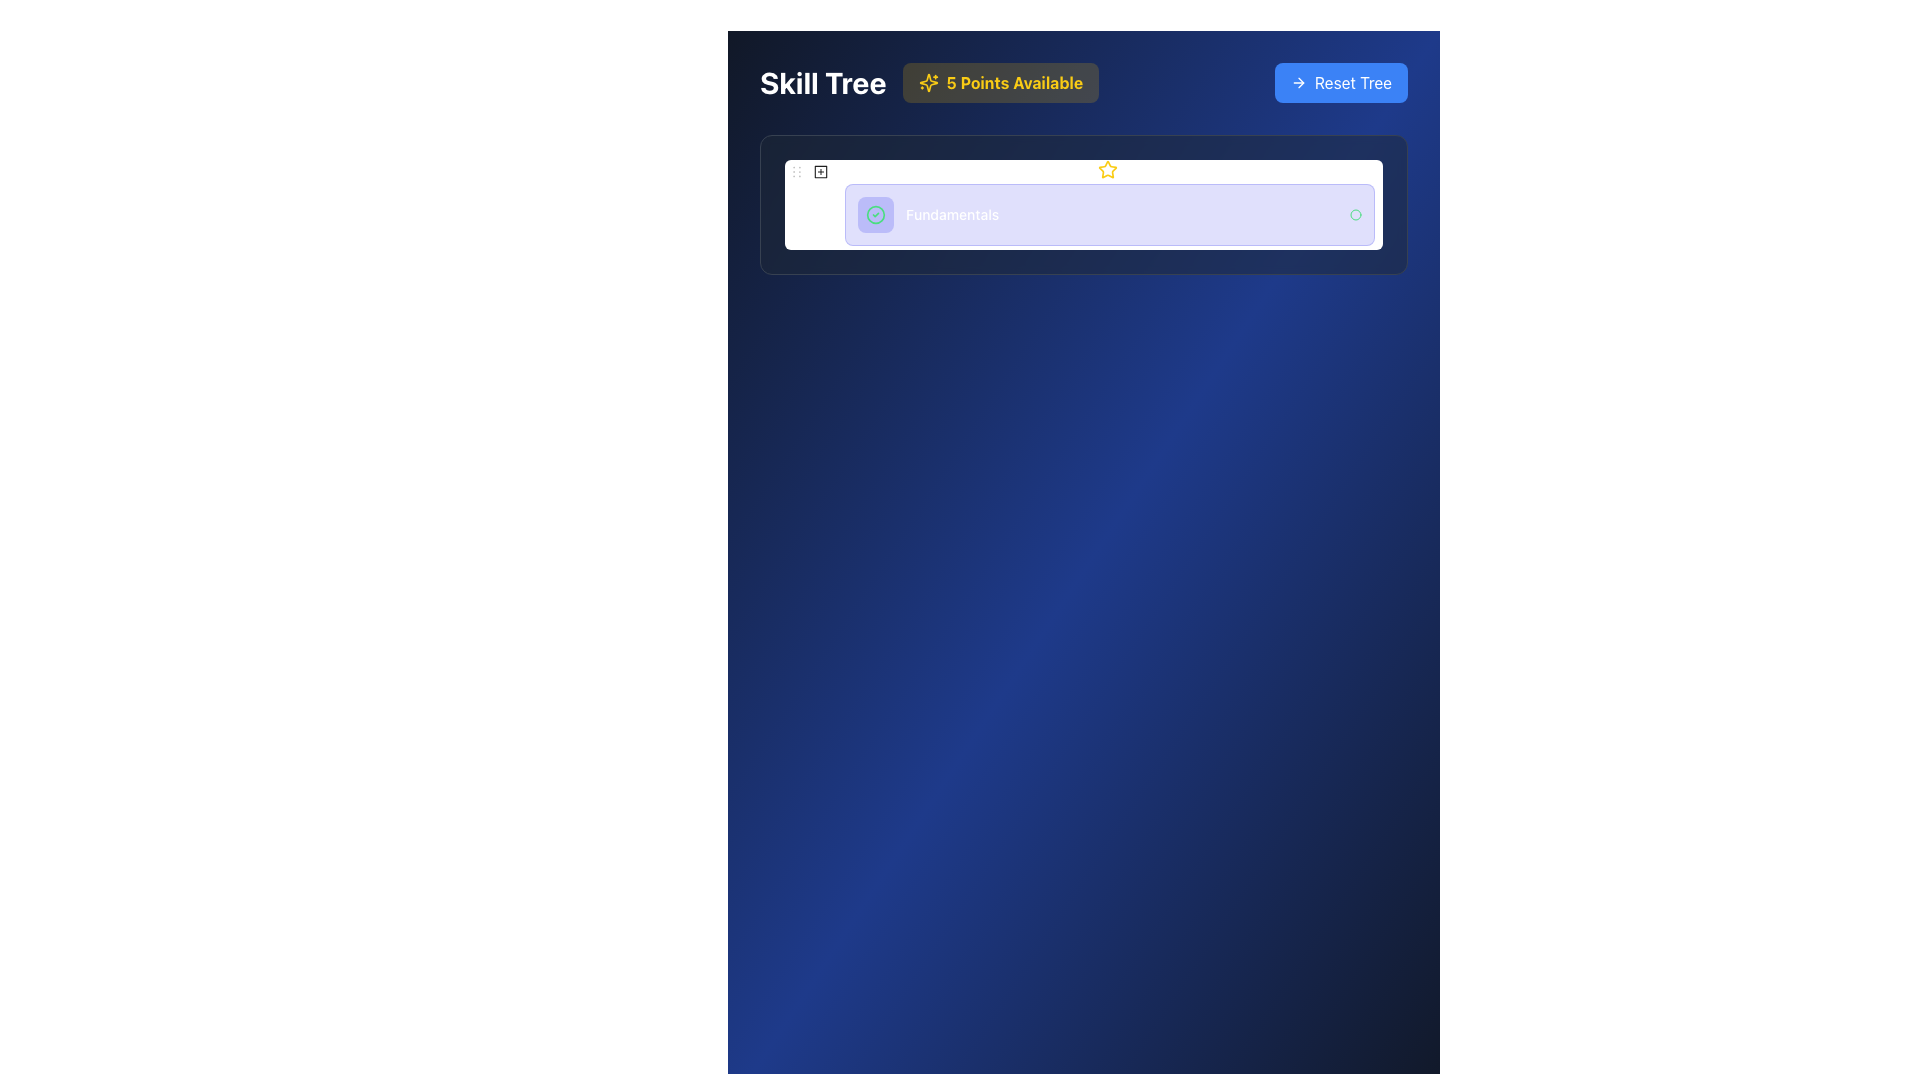 The height and width of the screenshot is (1080, 1920). What do you see at coordinates (1298, 82) in the screenshot?
I see `the rightward arrow icon located on the far left side of the 'Reset Tree' button, which visually indicates an action associated with the button` at bounding box center [1298, 82].